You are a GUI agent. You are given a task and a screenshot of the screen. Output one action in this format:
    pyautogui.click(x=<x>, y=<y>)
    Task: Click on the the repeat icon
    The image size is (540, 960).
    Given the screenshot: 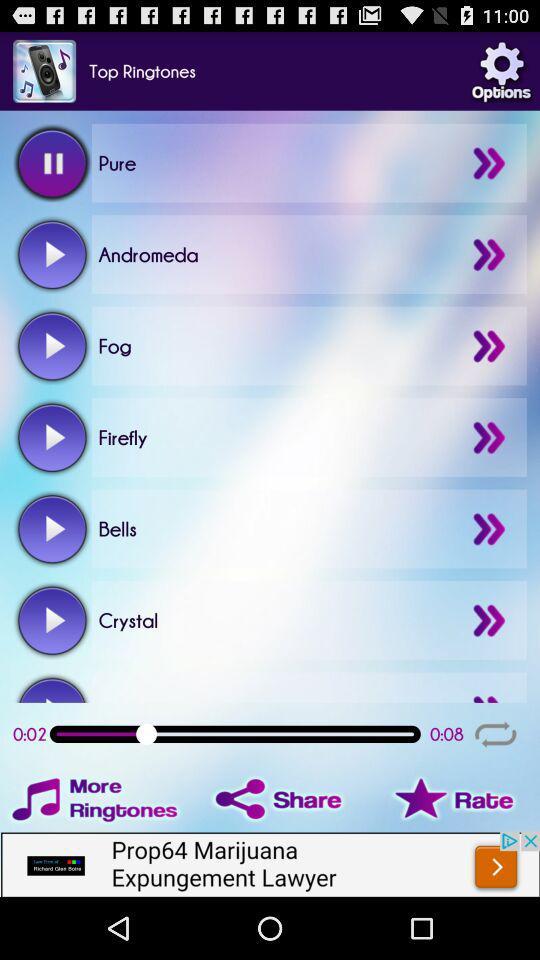 What is the action you would take?
    pyautogui.click(x=494, y=785)
    